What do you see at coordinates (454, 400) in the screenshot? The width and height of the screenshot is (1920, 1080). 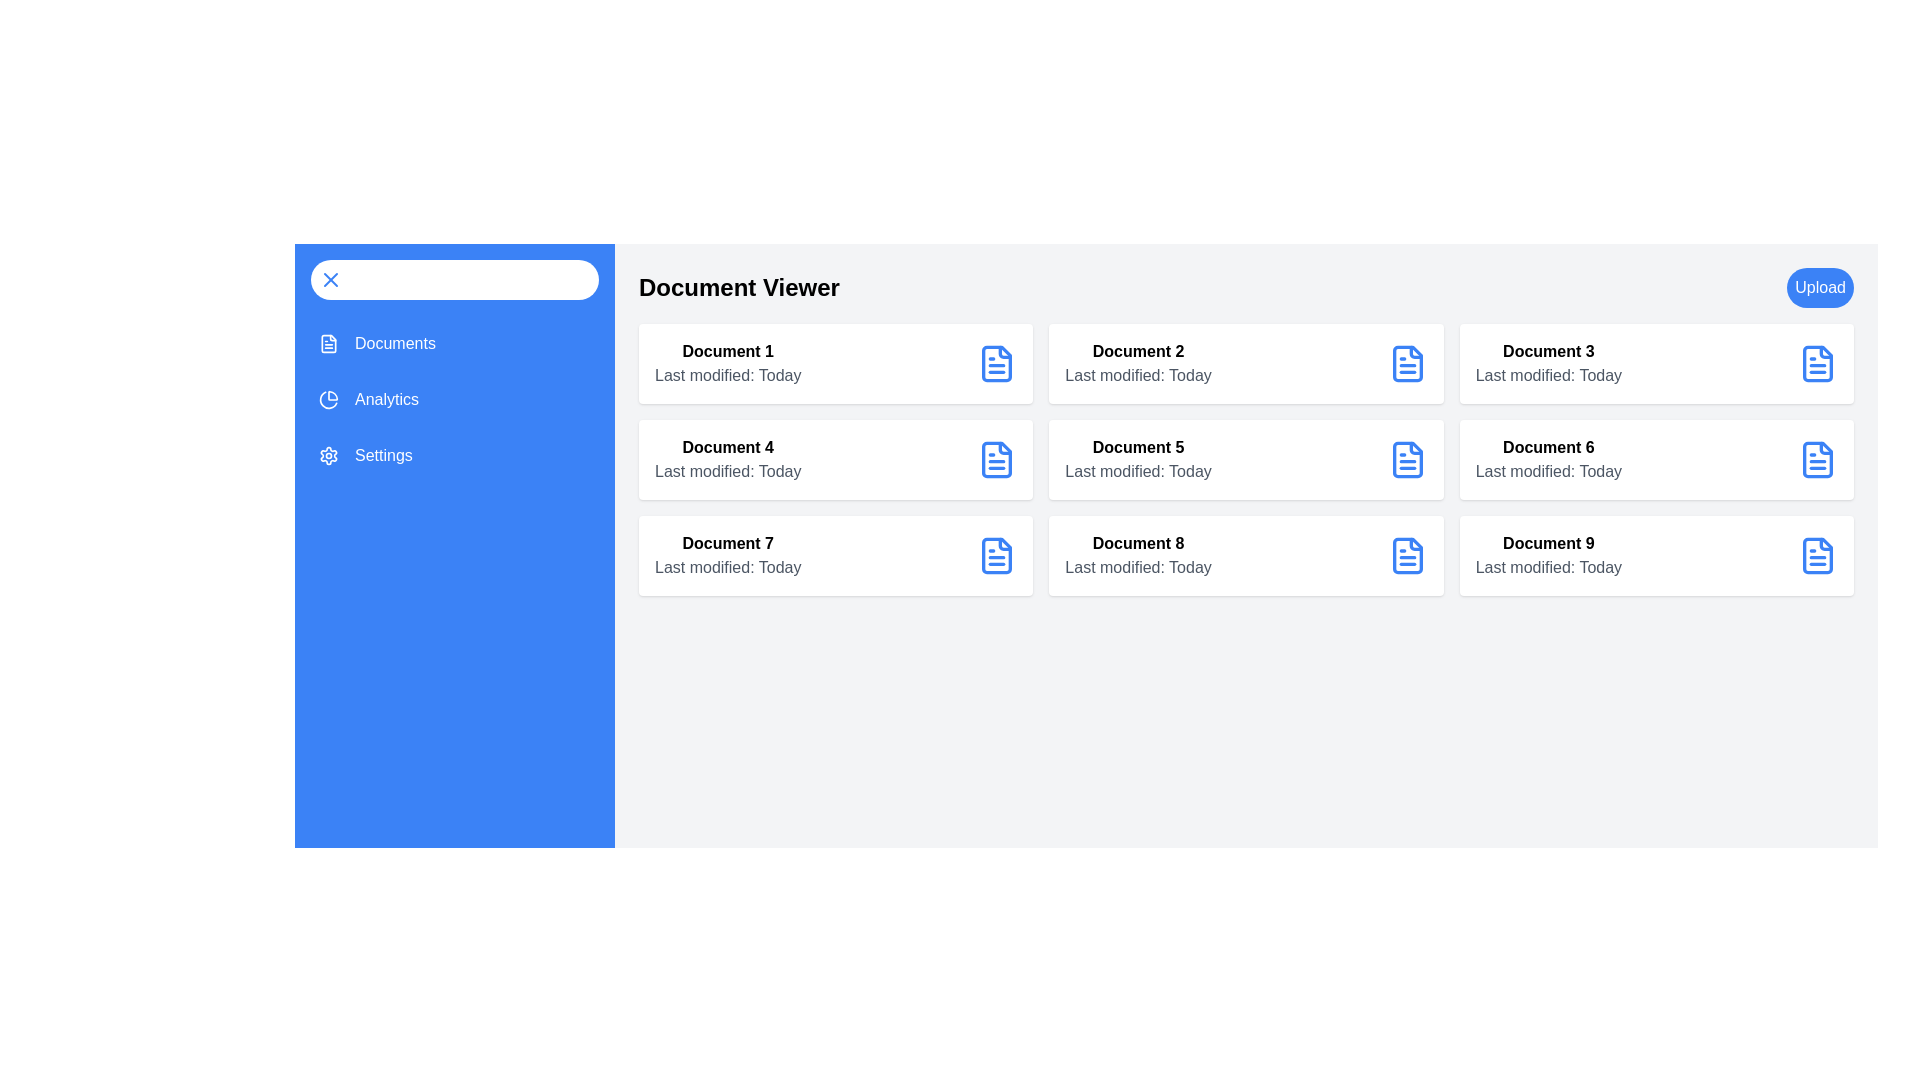 I see `the menu item Analytics from the sidebar menu` at bounding box center [454, 400].